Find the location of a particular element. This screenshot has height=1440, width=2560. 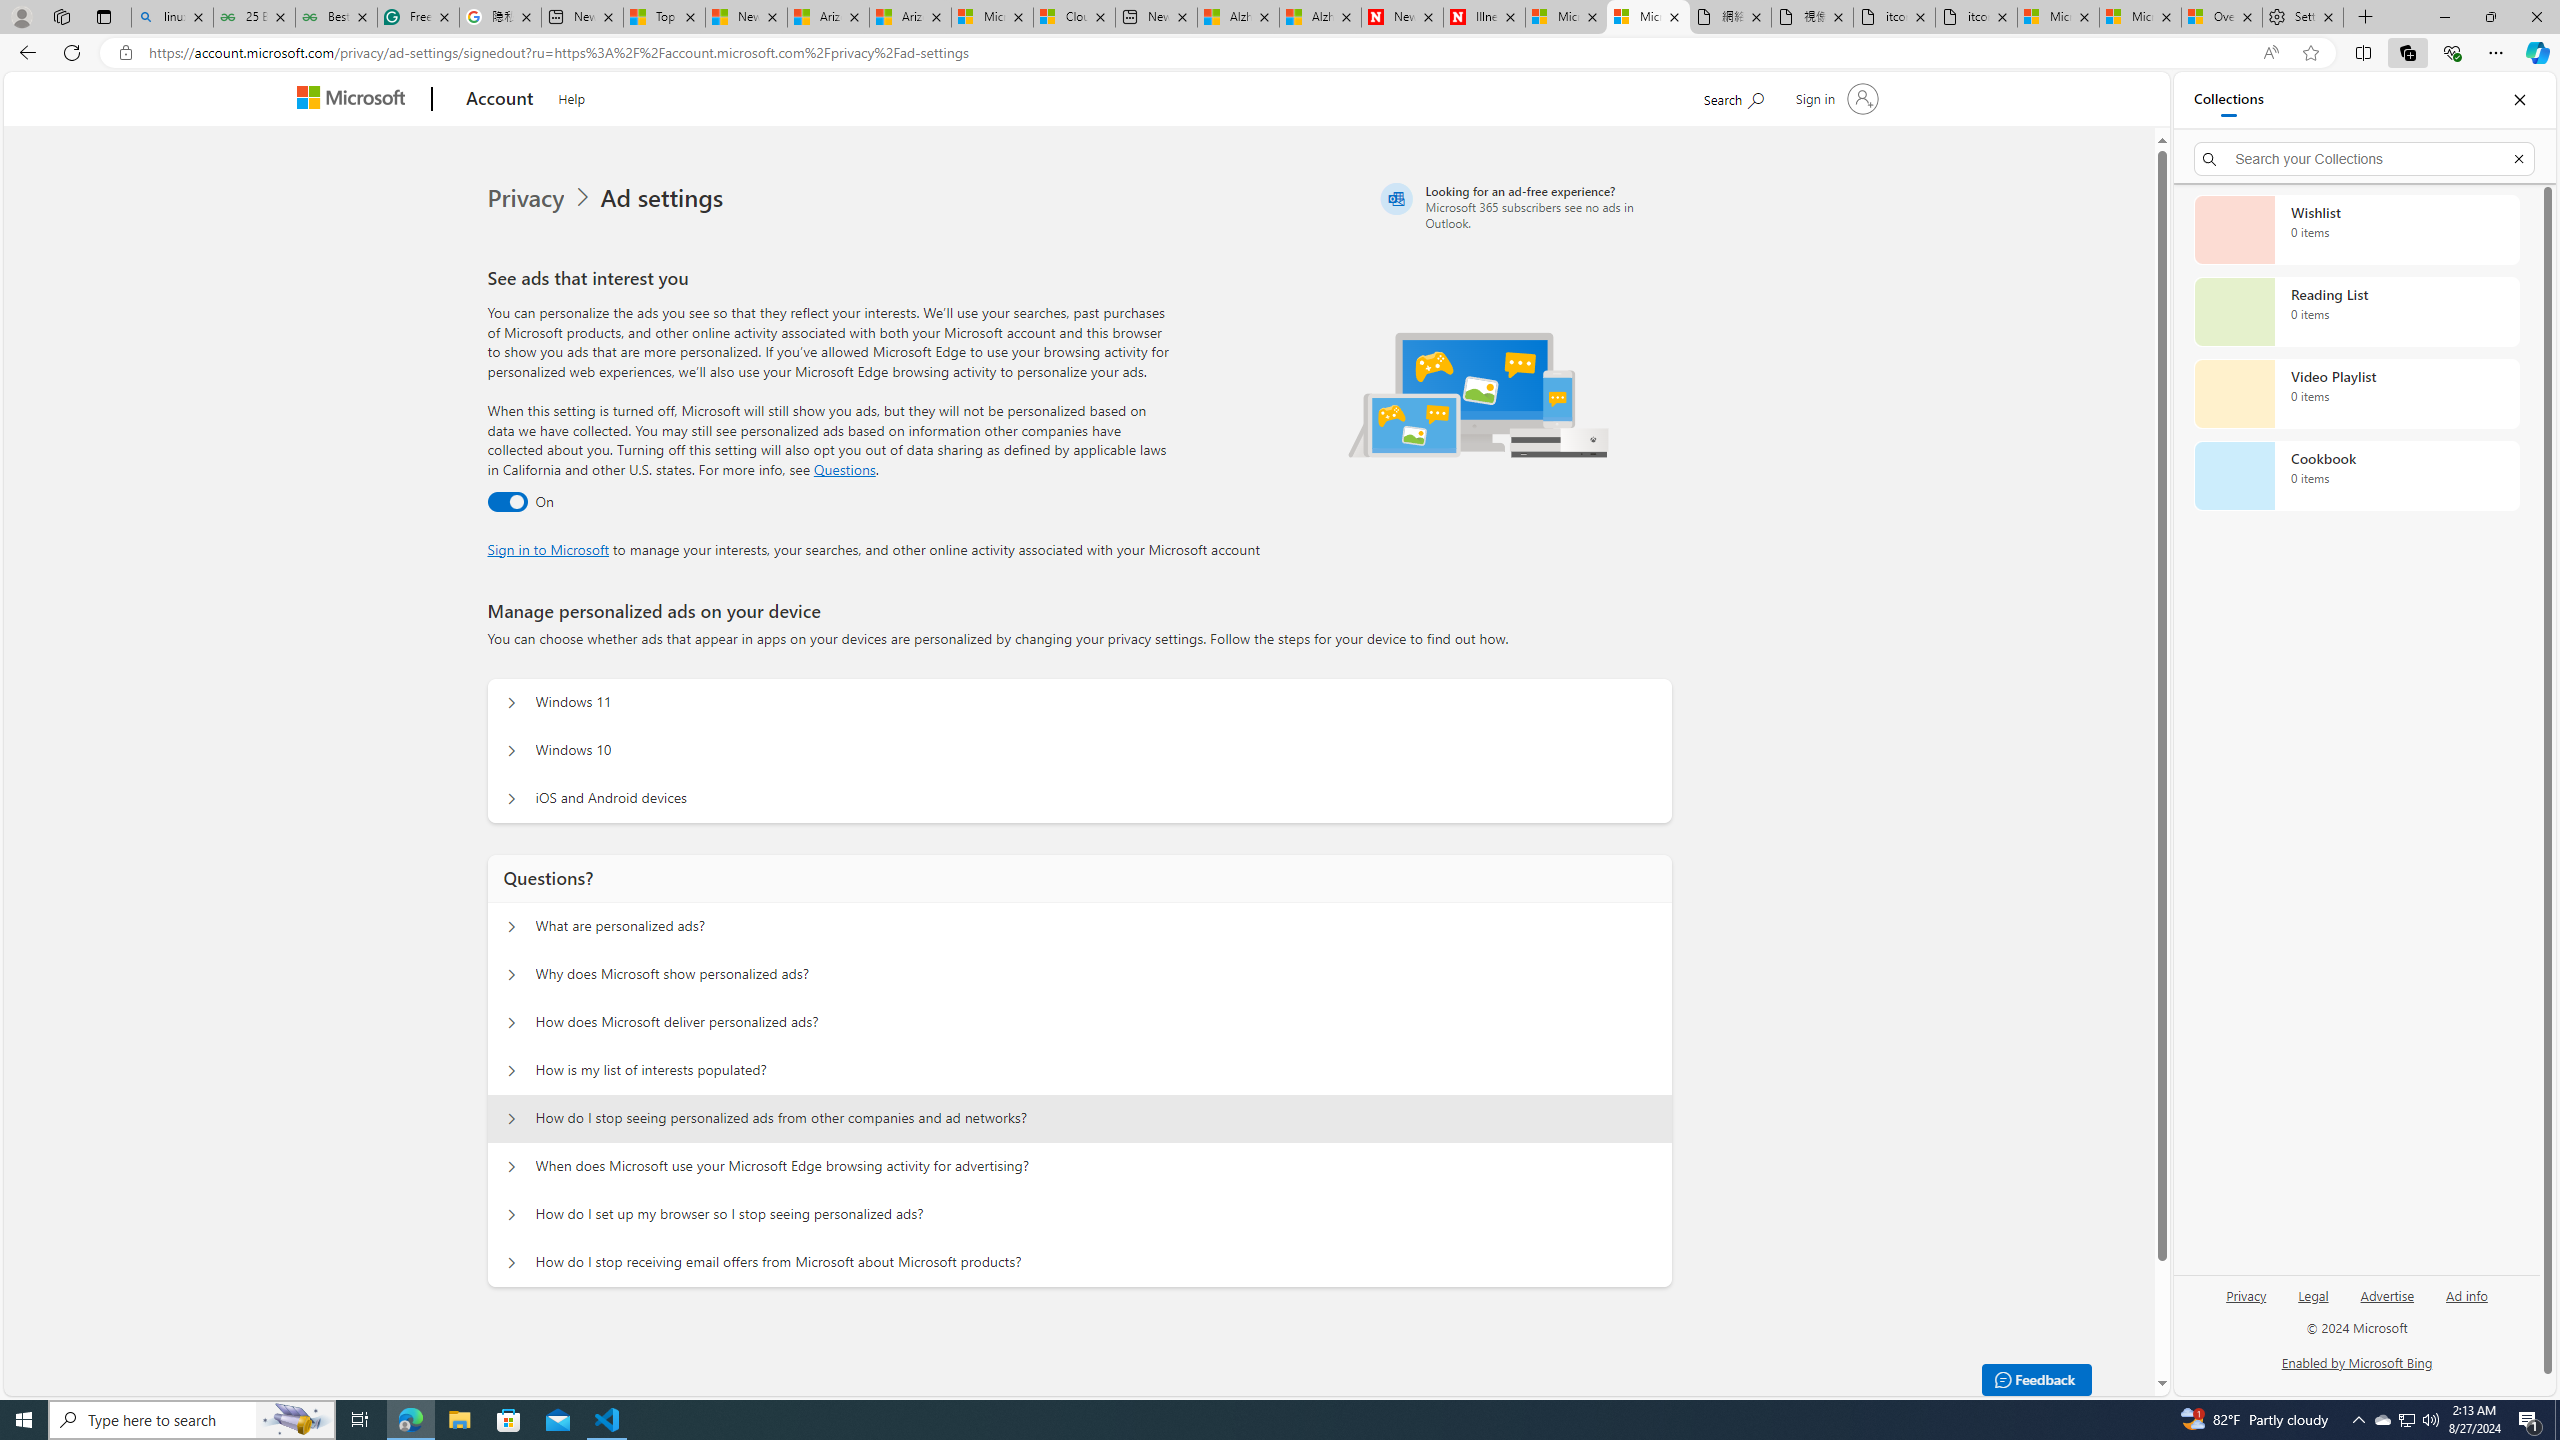

'Manage personalized ads on your device Windows 11' is located at coordinates (509, 702).